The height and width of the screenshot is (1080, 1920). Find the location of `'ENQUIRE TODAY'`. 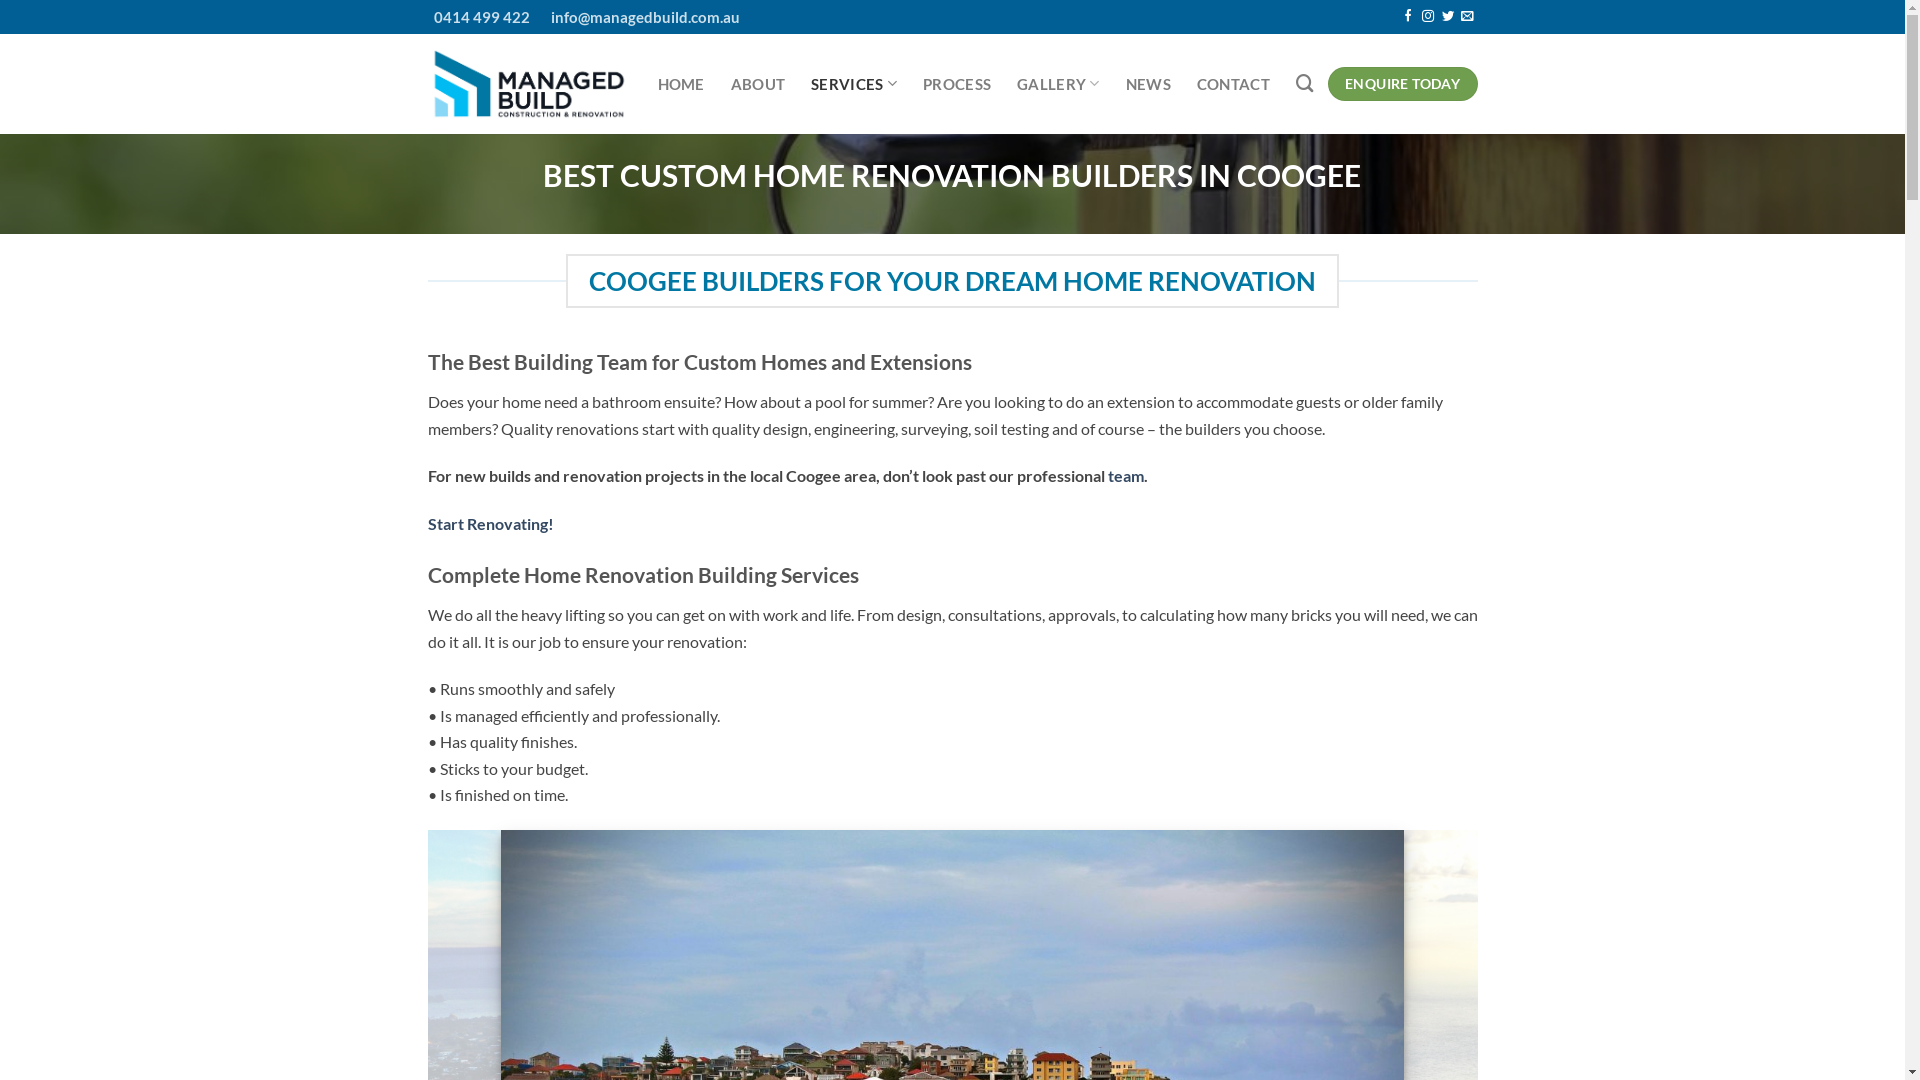

'ENQUIRE TODAY' is located at coordinates (1401, 83).